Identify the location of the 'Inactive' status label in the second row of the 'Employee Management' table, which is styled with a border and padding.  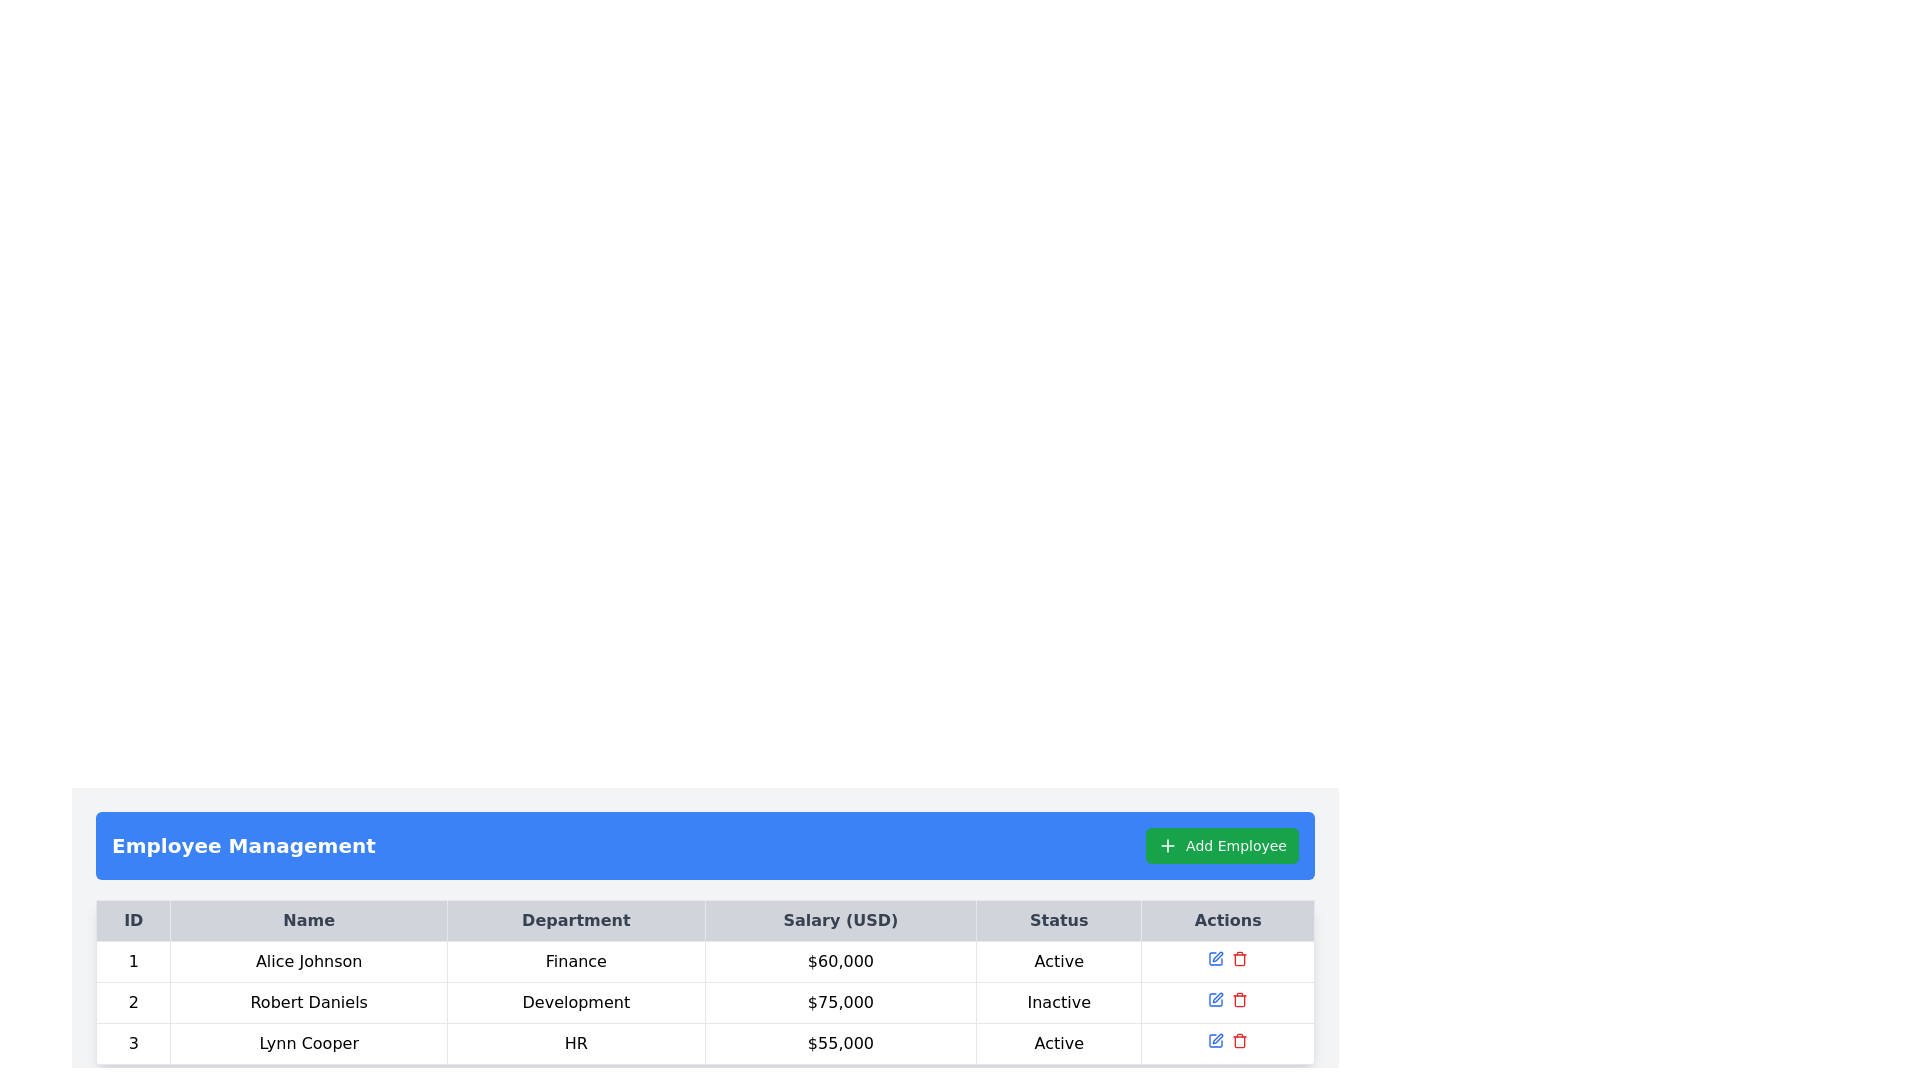
(1058, 1002).